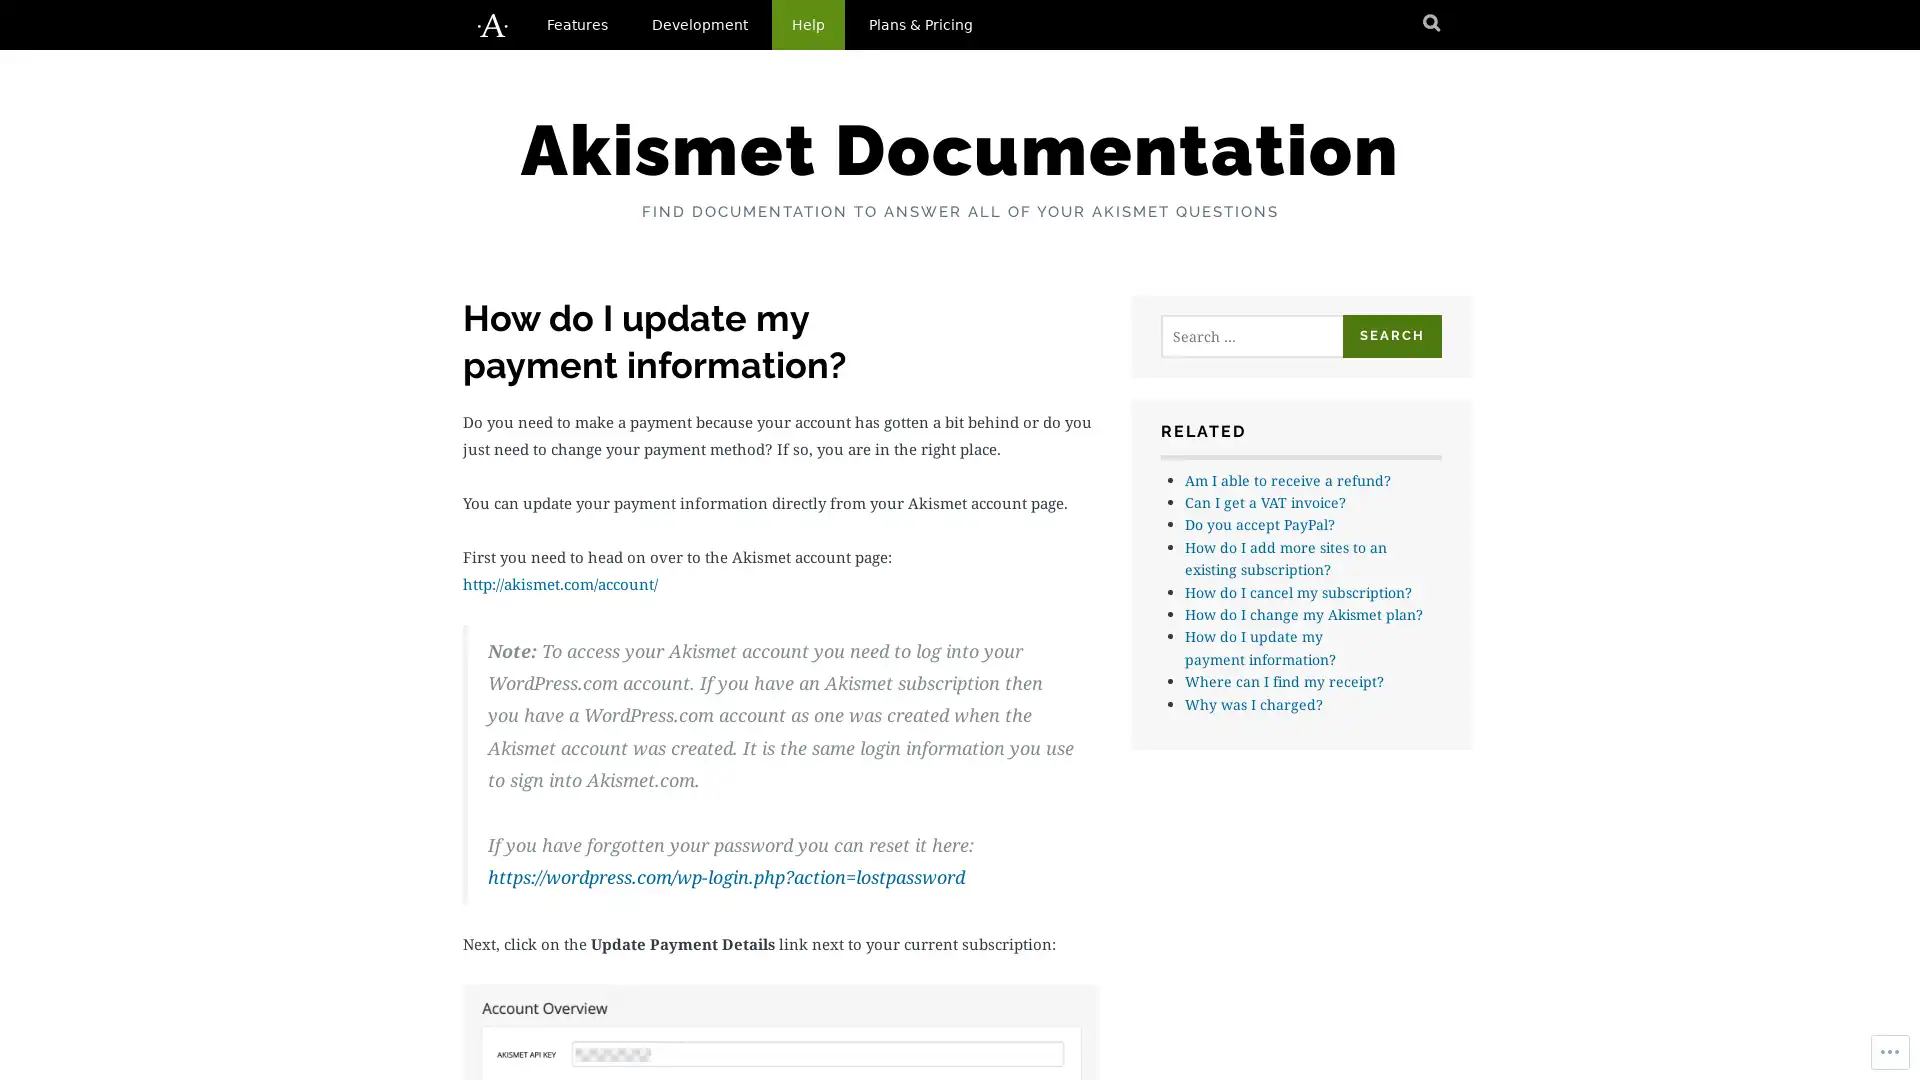  Describe the element at coordinates (1391, 335) in the screenshot. I see `Search` at that location.